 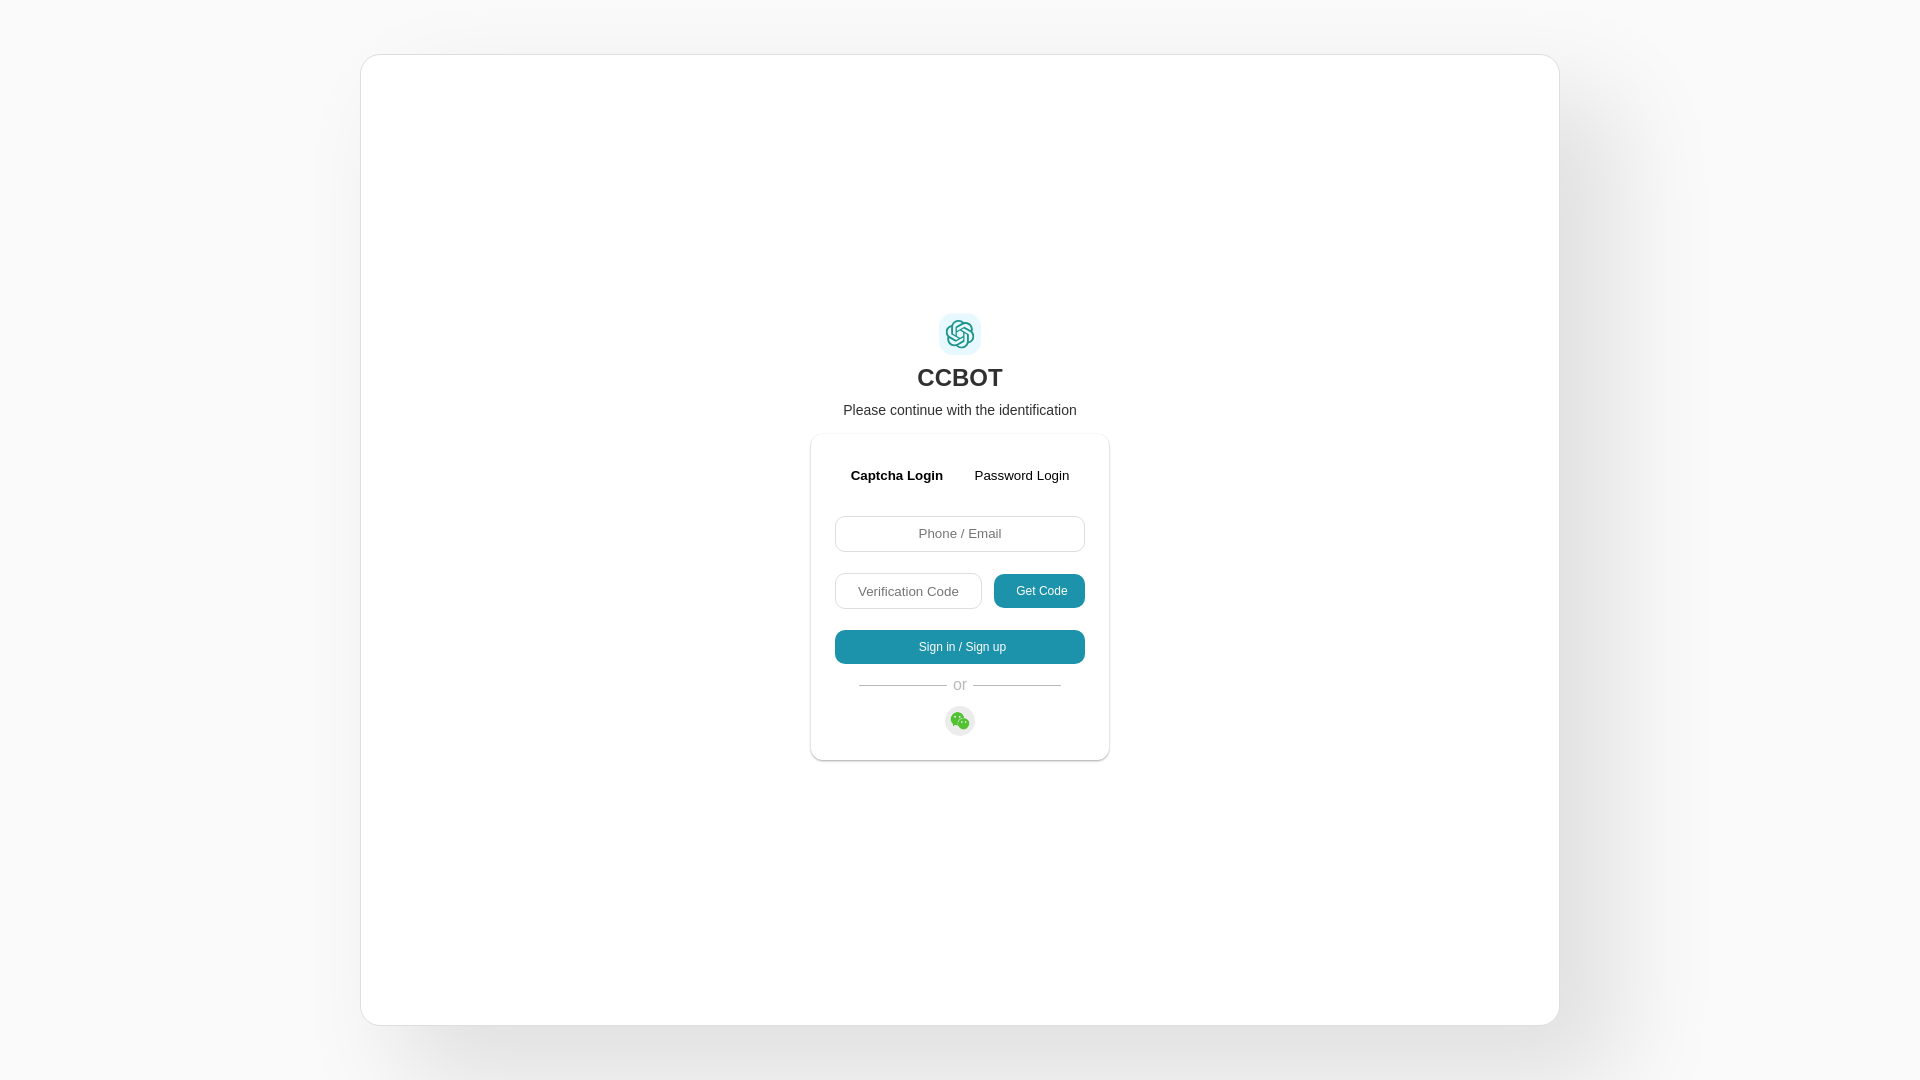 What do you see at coordinates (993, 589) in the screenshot?
I see `'Get Code'` at bounding box center [993, 589].